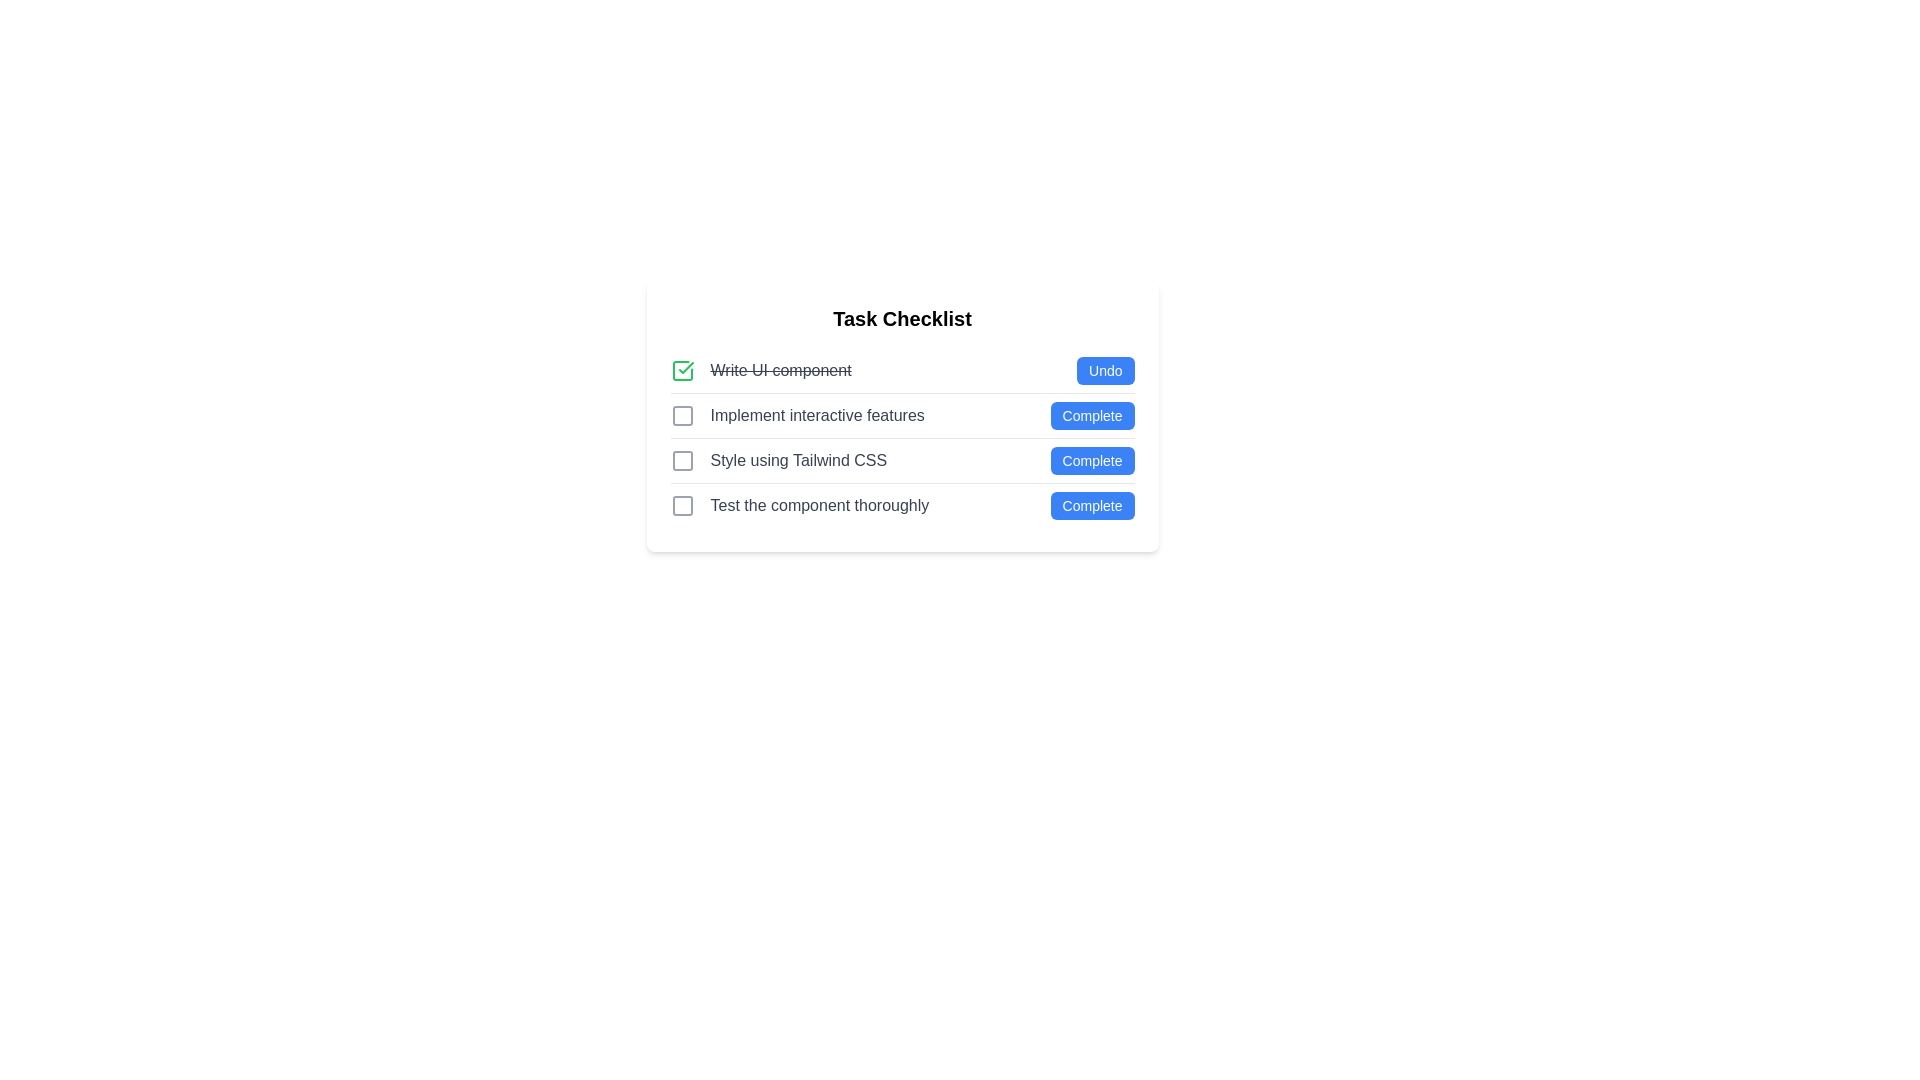 Image resolution: width=1920 pixels, height=1080 pixels. I want to click on the checkbox associated with the Task label 'Test the component thoroughly' to mark the task as complete, so click(798, 504).